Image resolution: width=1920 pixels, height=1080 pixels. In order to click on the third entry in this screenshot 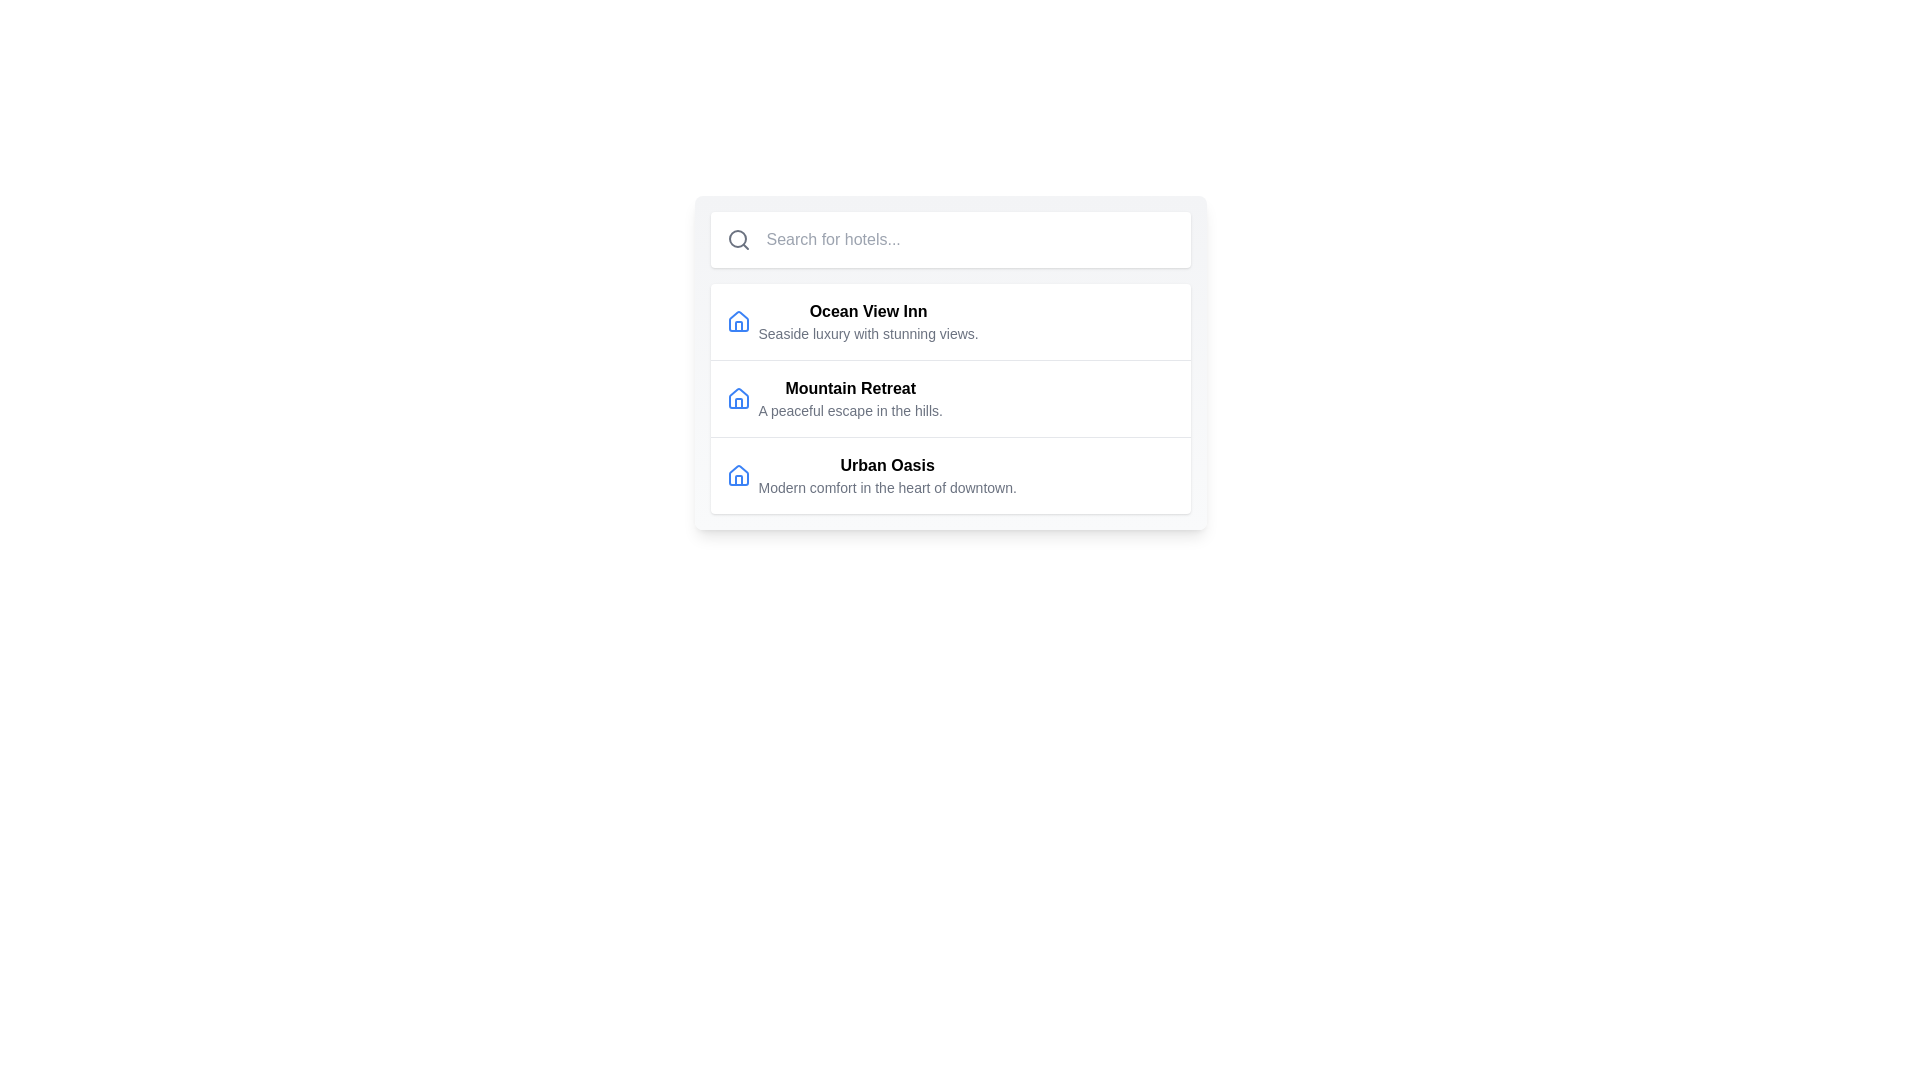, I will do `click(949, 475)`.